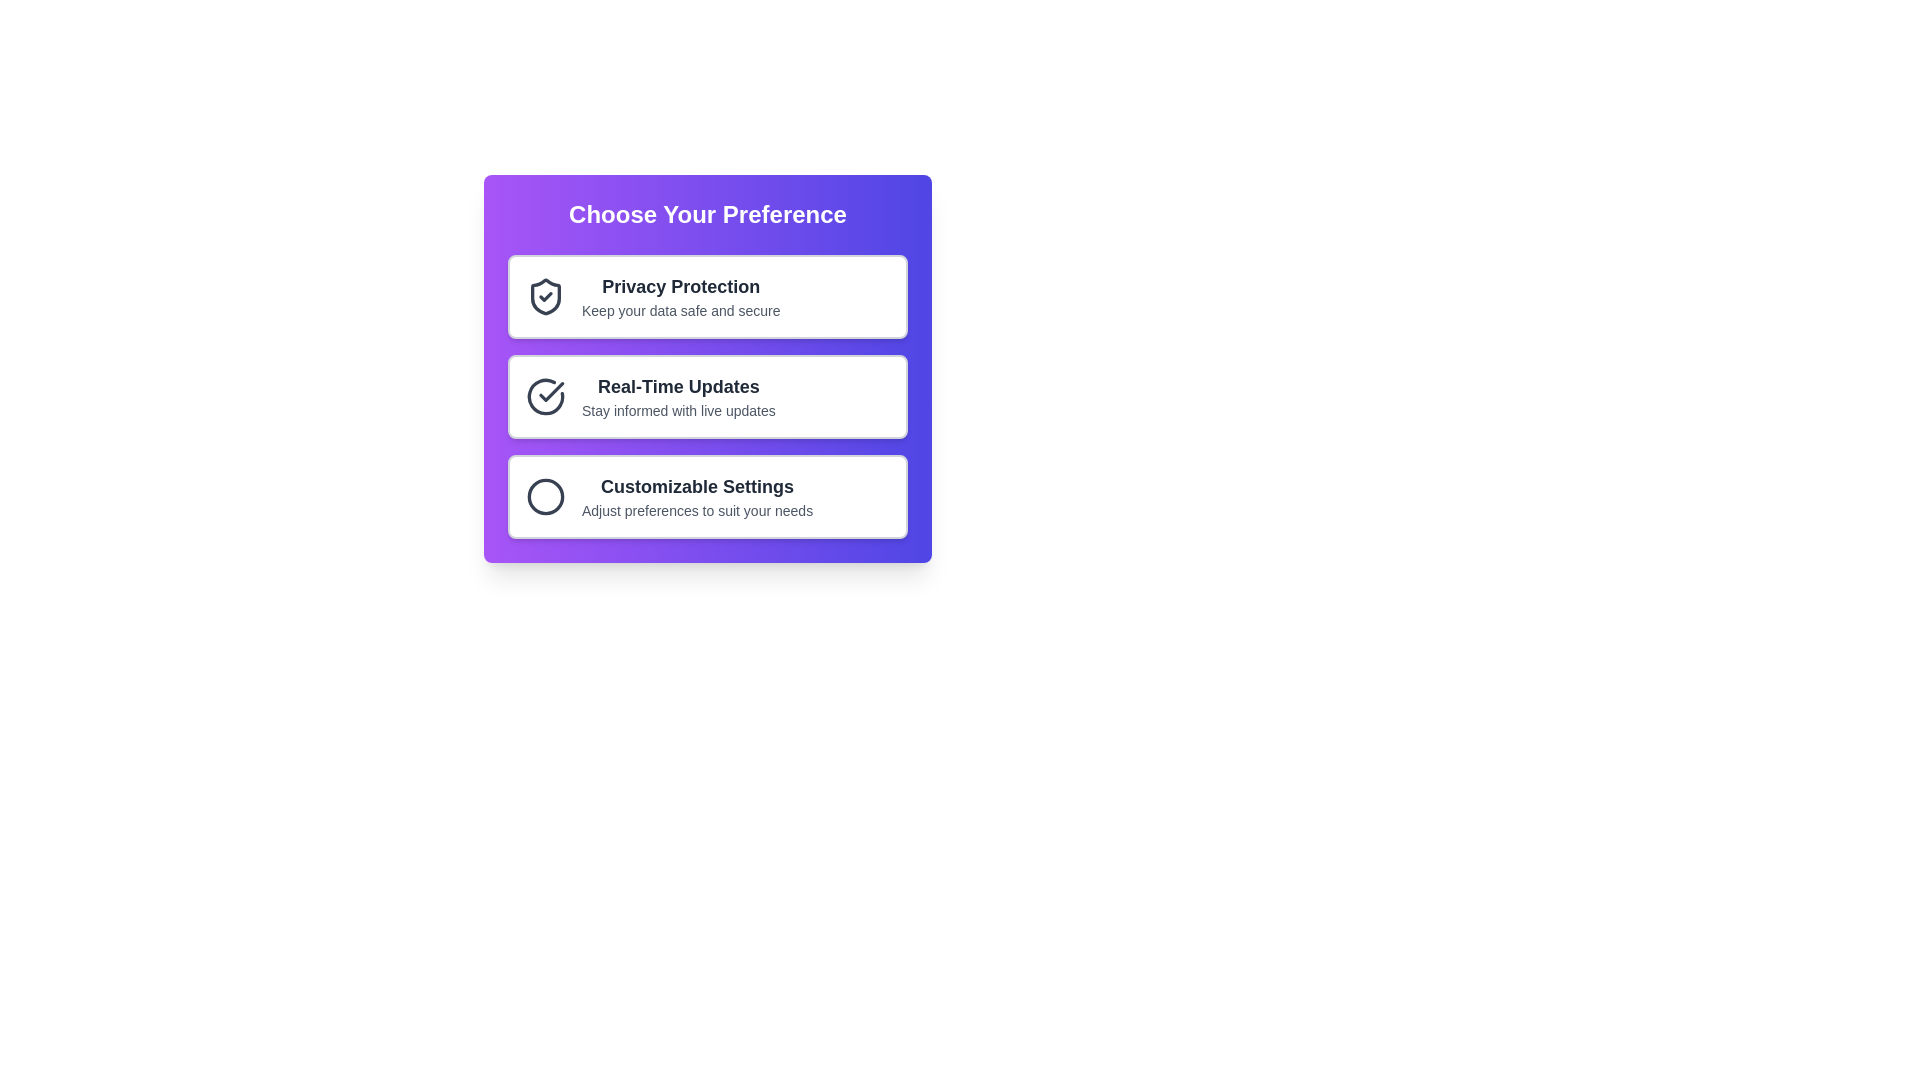 This screenshot has width=1920, height=1080. What do you see at coordinates (708, 496) in the screenshot?
I see `the 'Customizable Settings' selectable card, which is the third item in a vertical list of cards` at bounding box center [708, 496].